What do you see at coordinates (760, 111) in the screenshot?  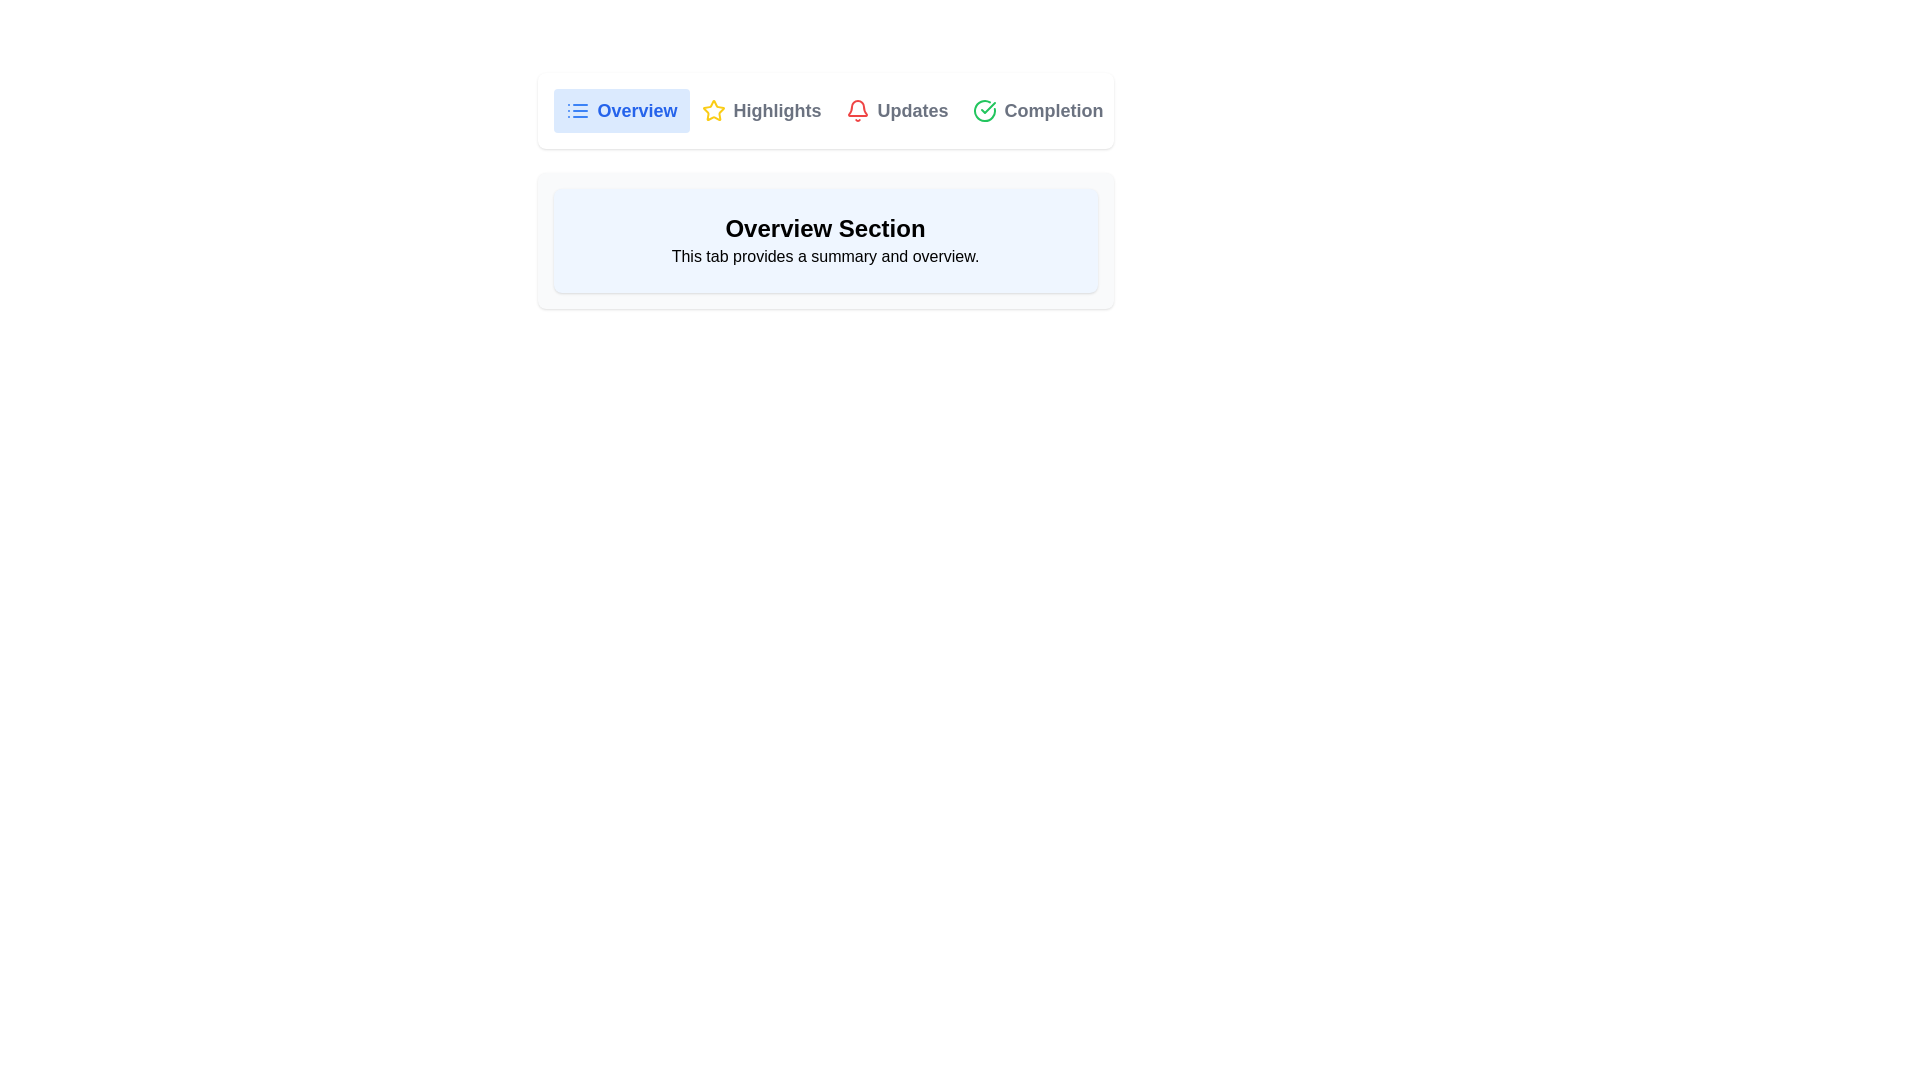 I see `the 'Highlights' tab, which is the second tab in the group with a yellow star icon` at bounding box center [760, 111].